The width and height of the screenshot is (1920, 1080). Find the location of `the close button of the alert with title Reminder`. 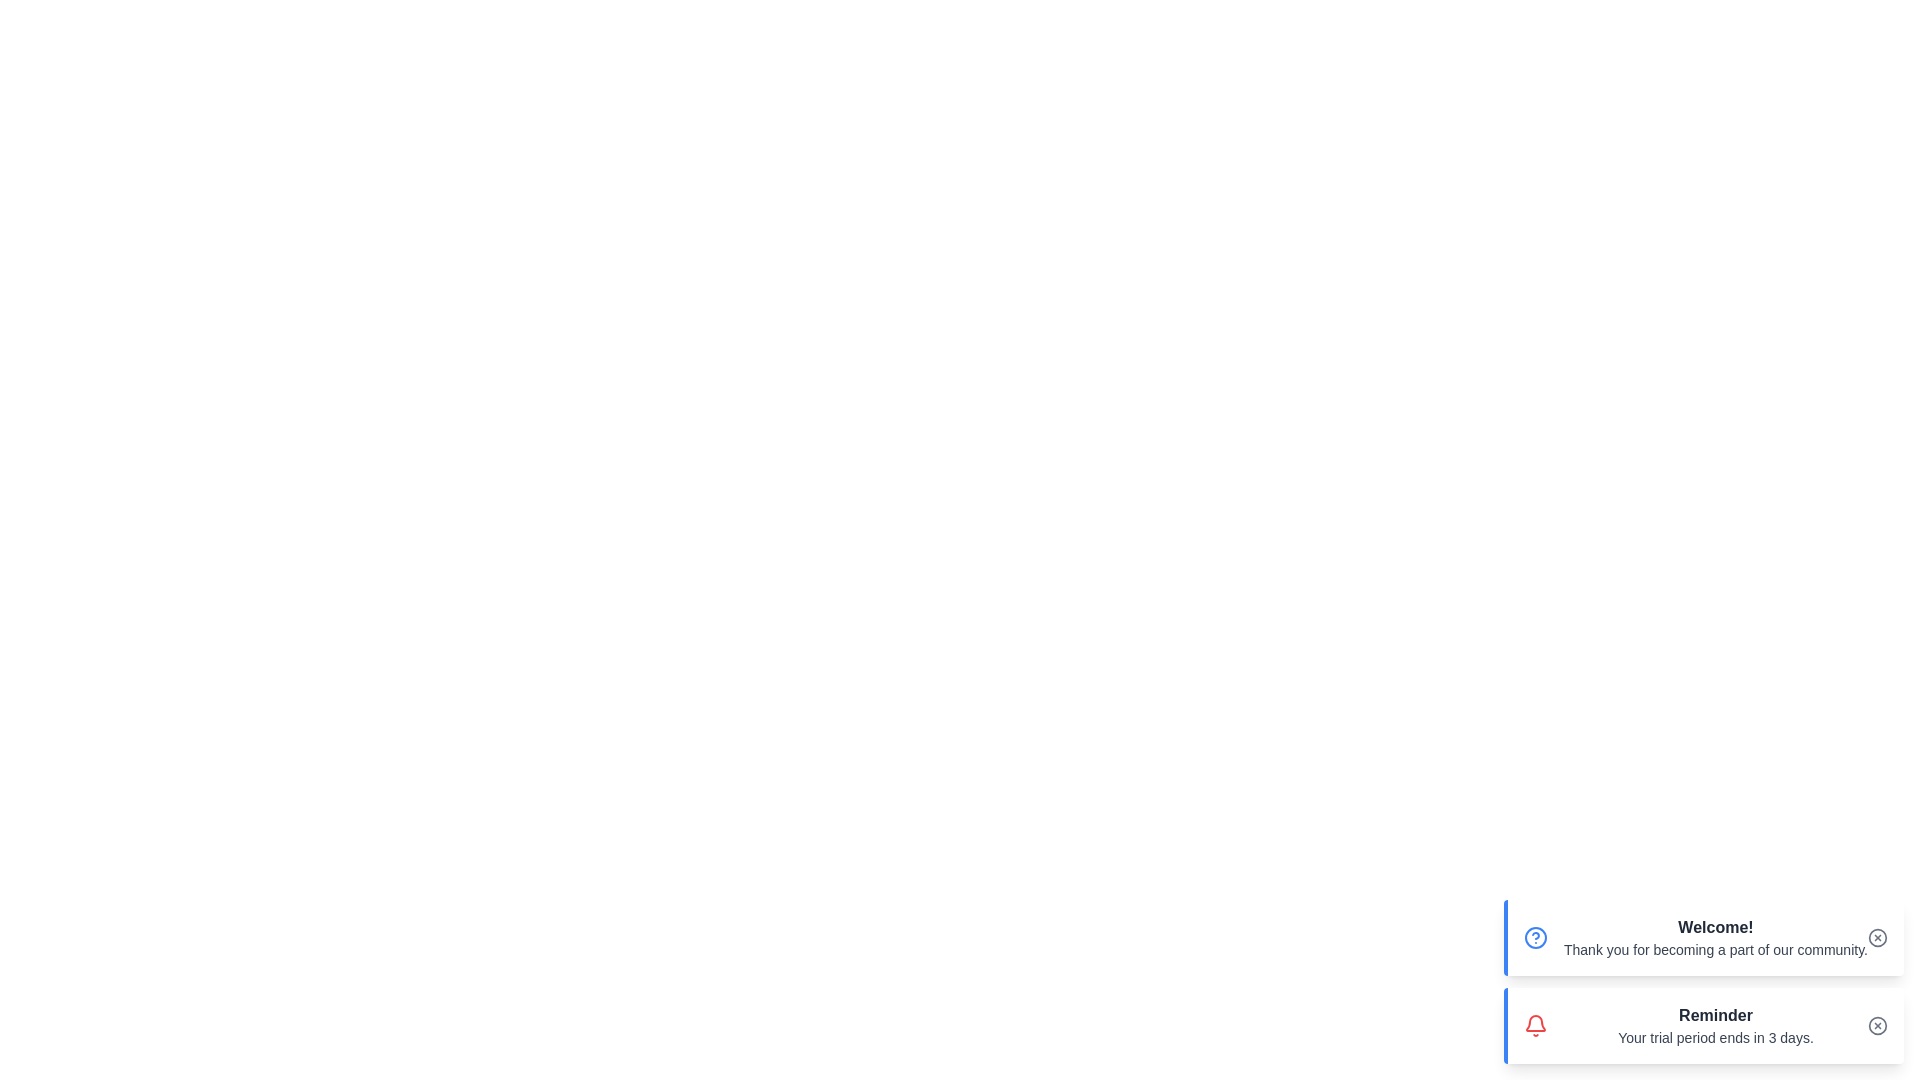

the close button of the alert with title Reminder is located at coordinates (1876, 1026).